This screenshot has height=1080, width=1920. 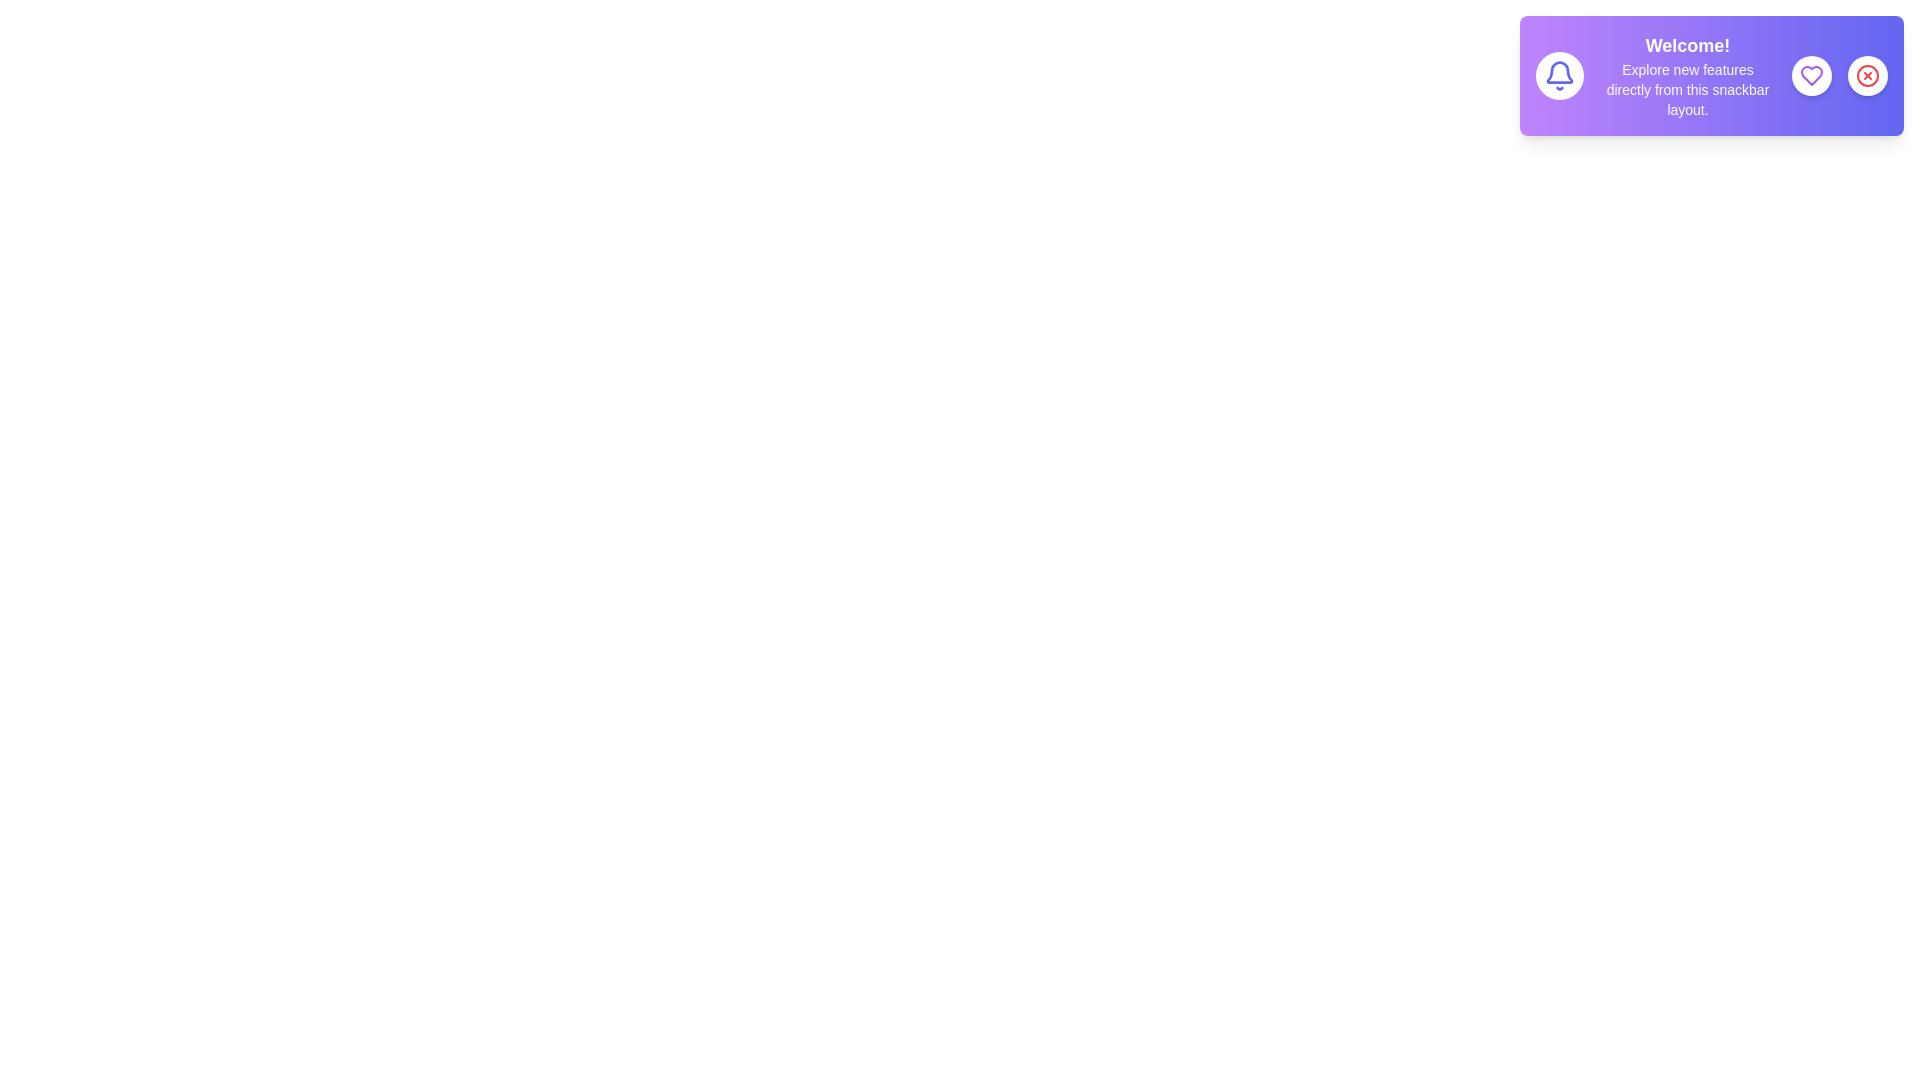 What do you see at coordinates (1811, 75) in the screenshot?
I see `heart button to trigger an event` at bounding box center [1811, 75].